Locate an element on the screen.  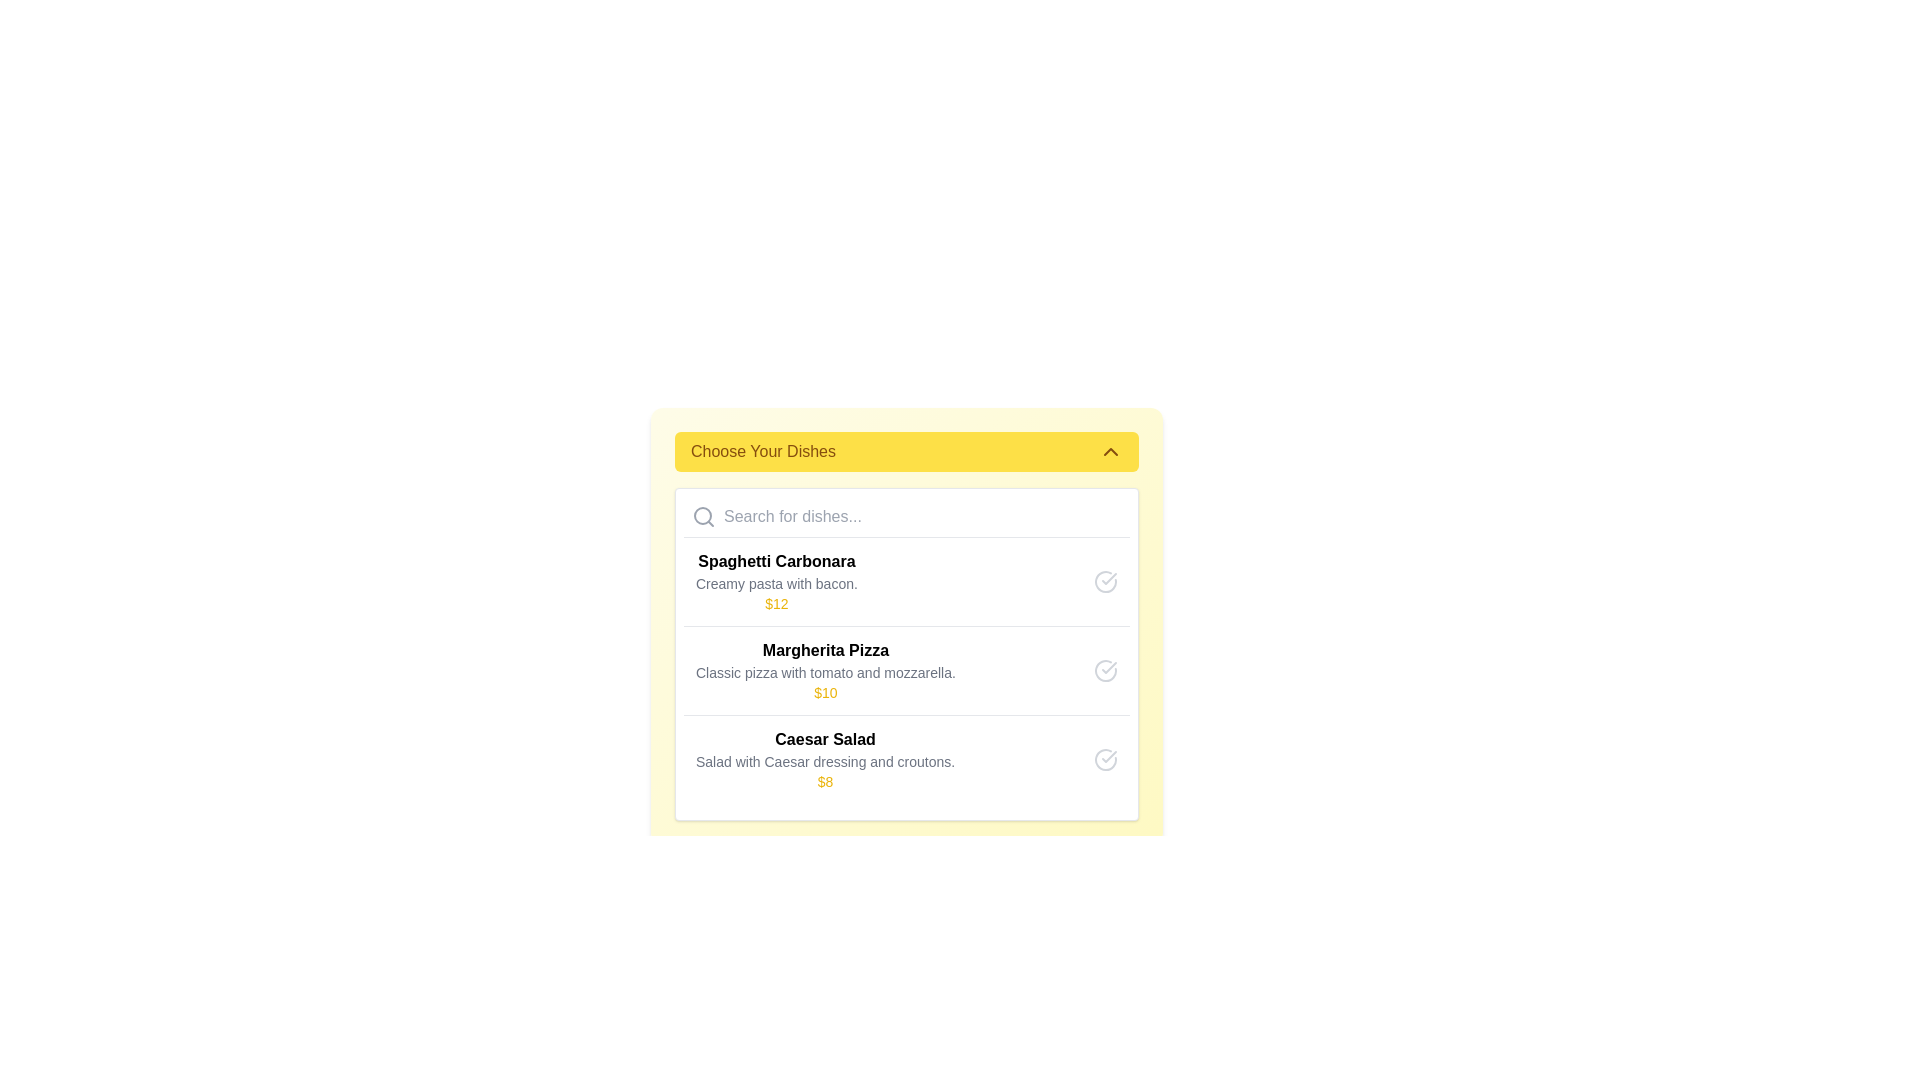
the text label that reads 'Classic pizza with tomato and mozzarella.' which is located below the title 'Margherita Pizza' and above the price '$10' is located at coordinates (825, 672).